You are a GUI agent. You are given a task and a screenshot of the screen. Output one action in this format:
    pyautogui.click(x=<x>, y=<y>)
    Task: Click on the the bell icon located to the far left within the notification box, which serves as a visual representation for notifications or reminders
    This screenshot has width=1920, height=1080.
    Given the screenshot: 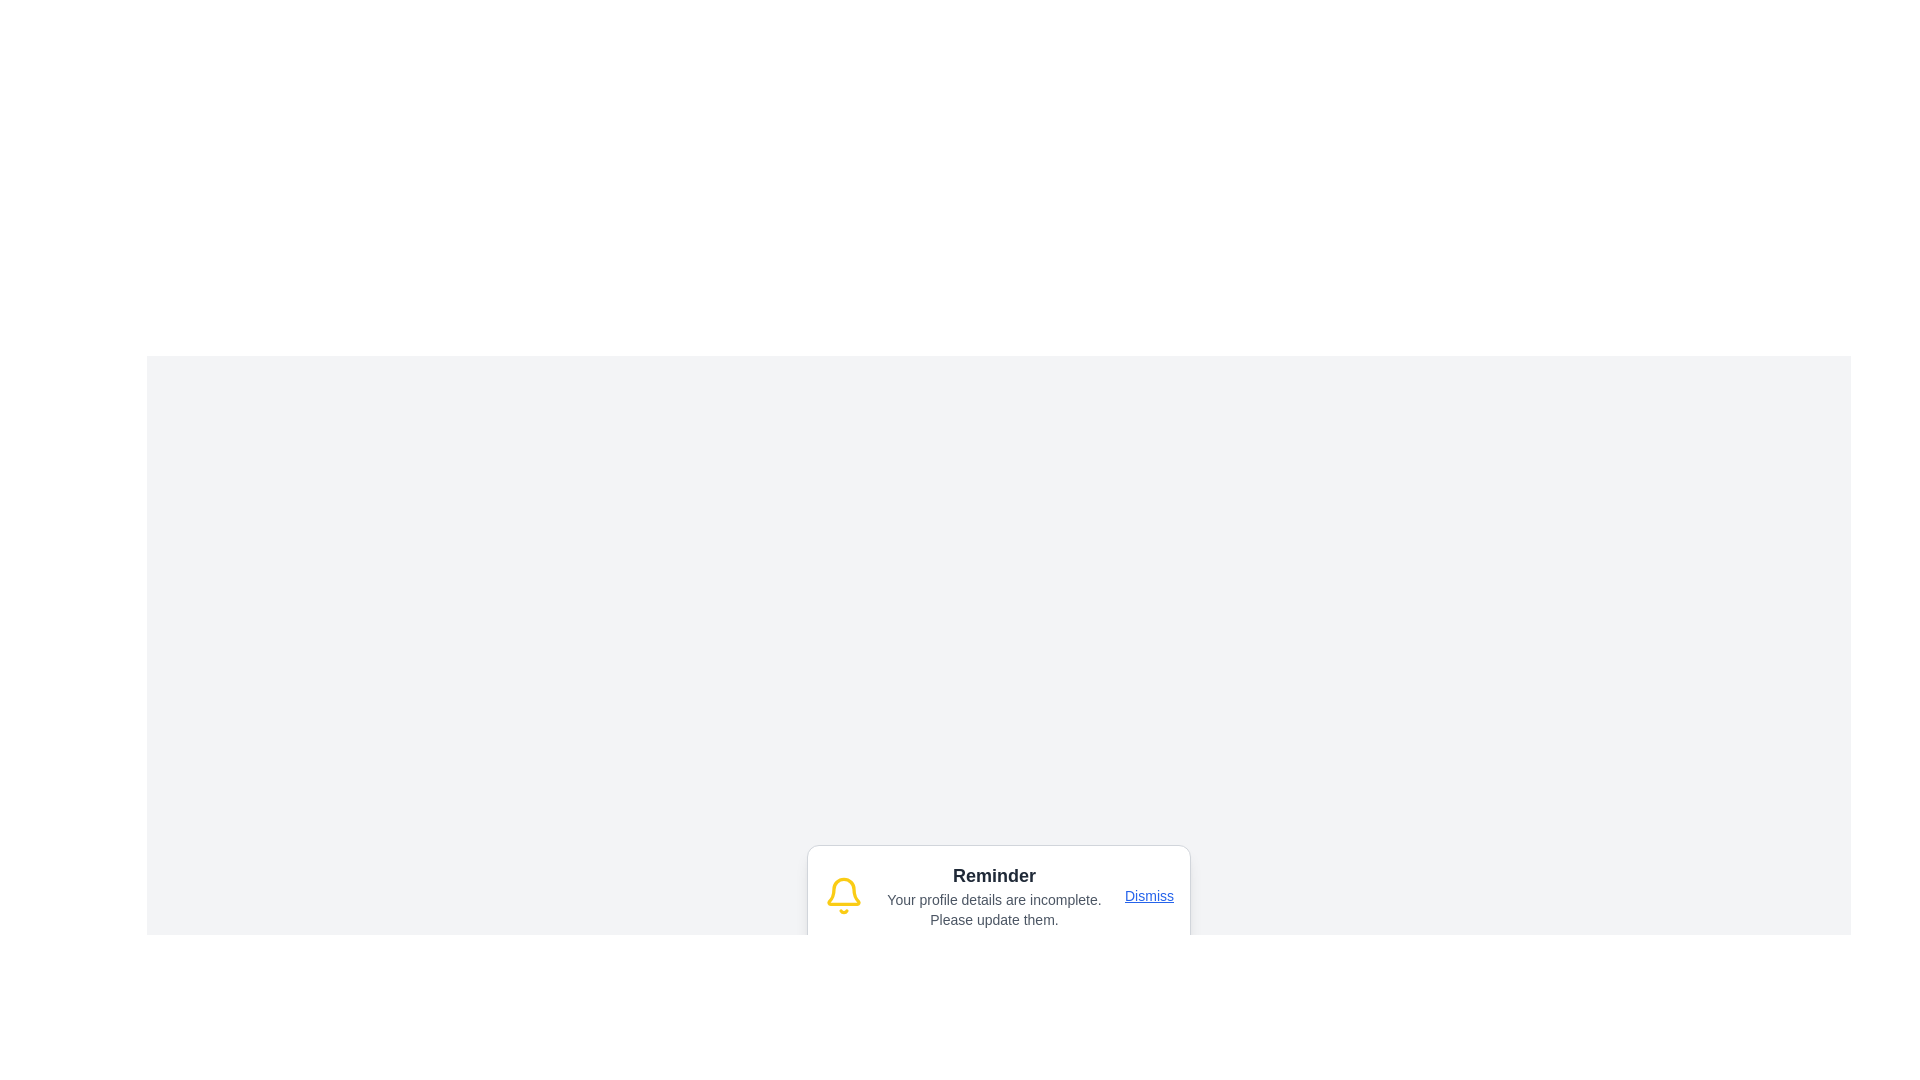 What is the action you would take?
    pyautogui.click(x=844, y=894)
    